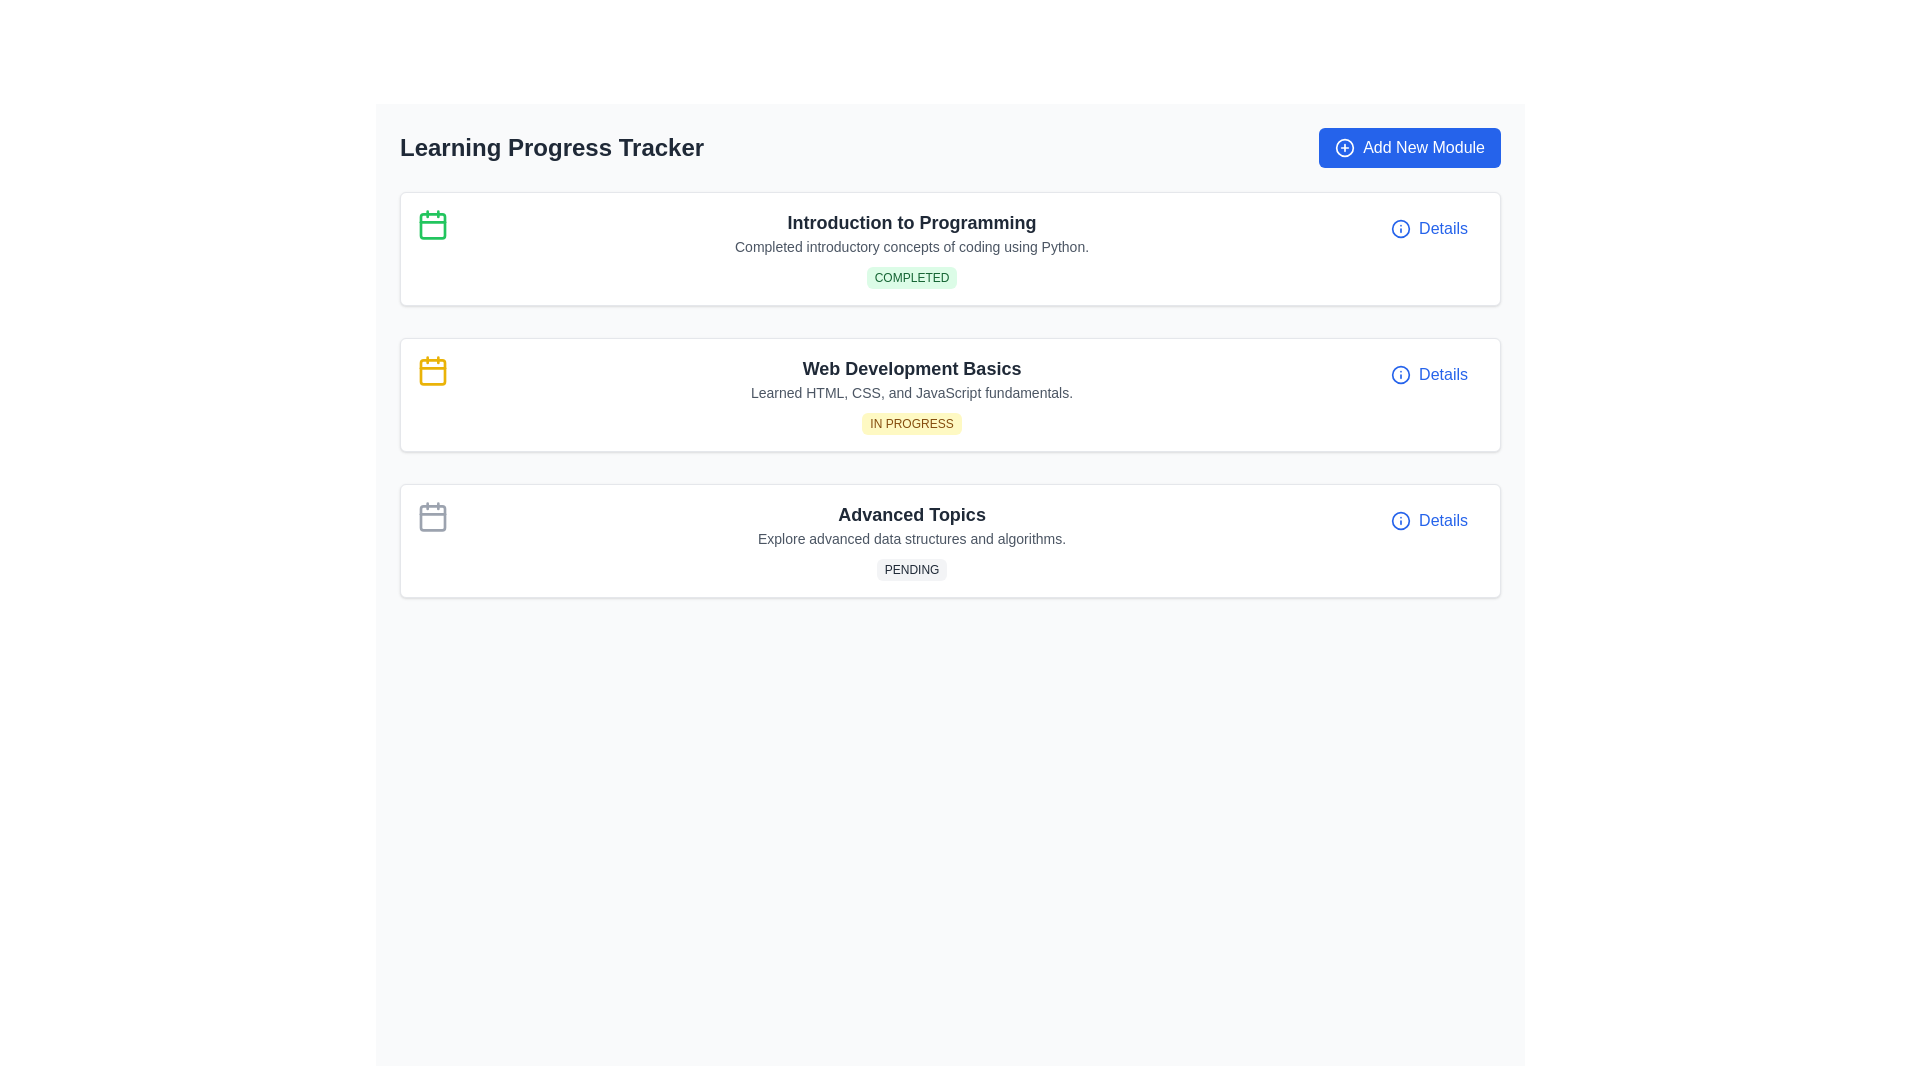 Image resolution: width=1920 pixels, height=1080 pixels. Describe the element at coordinates (911, 394) in the screenshot. I see `the progress card for the module 'Web Development Basics', which is the second entry in the 'Learning Progress Tracker' section` at that location.